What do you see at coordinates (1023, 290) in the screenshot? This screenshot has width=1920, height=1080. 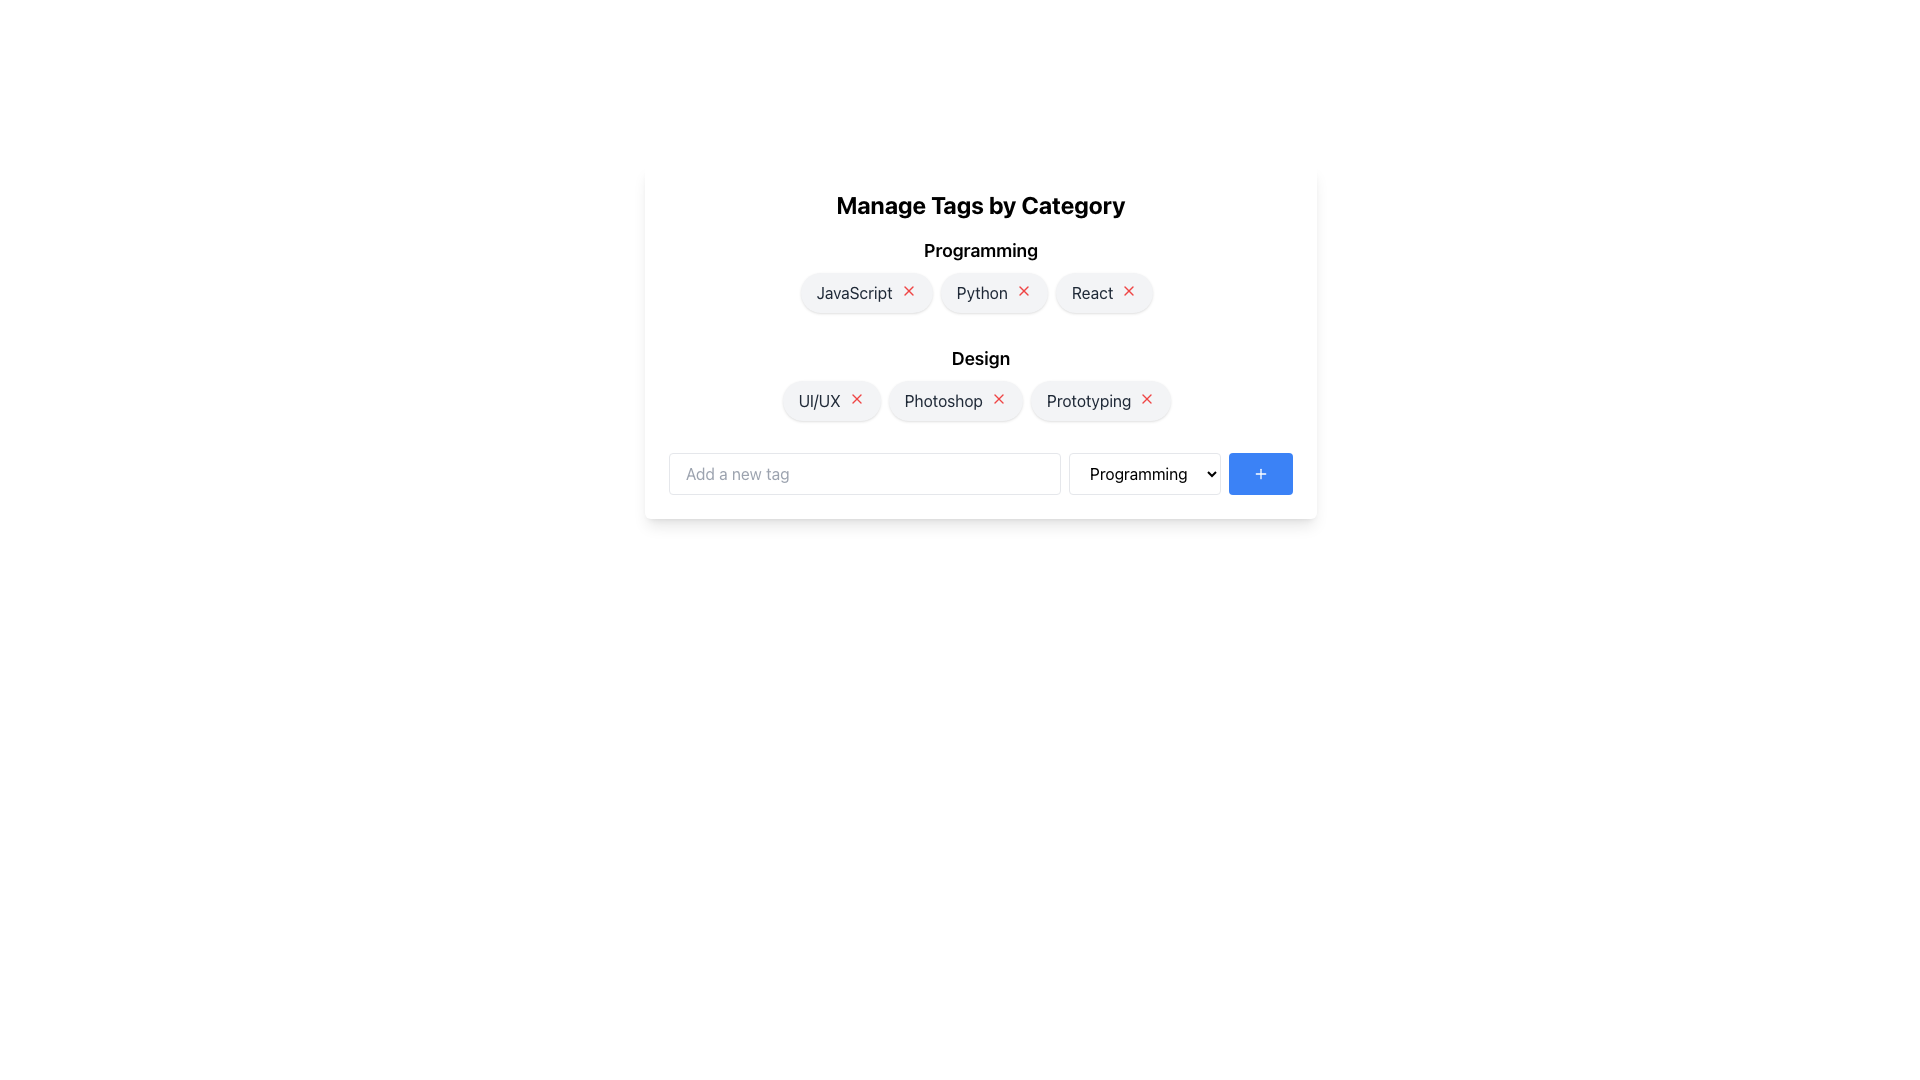 I see `the interactive 'X' icon located to the right of the 'Python' tag under the 'Programming' category` at bounding box center [1023, 290].